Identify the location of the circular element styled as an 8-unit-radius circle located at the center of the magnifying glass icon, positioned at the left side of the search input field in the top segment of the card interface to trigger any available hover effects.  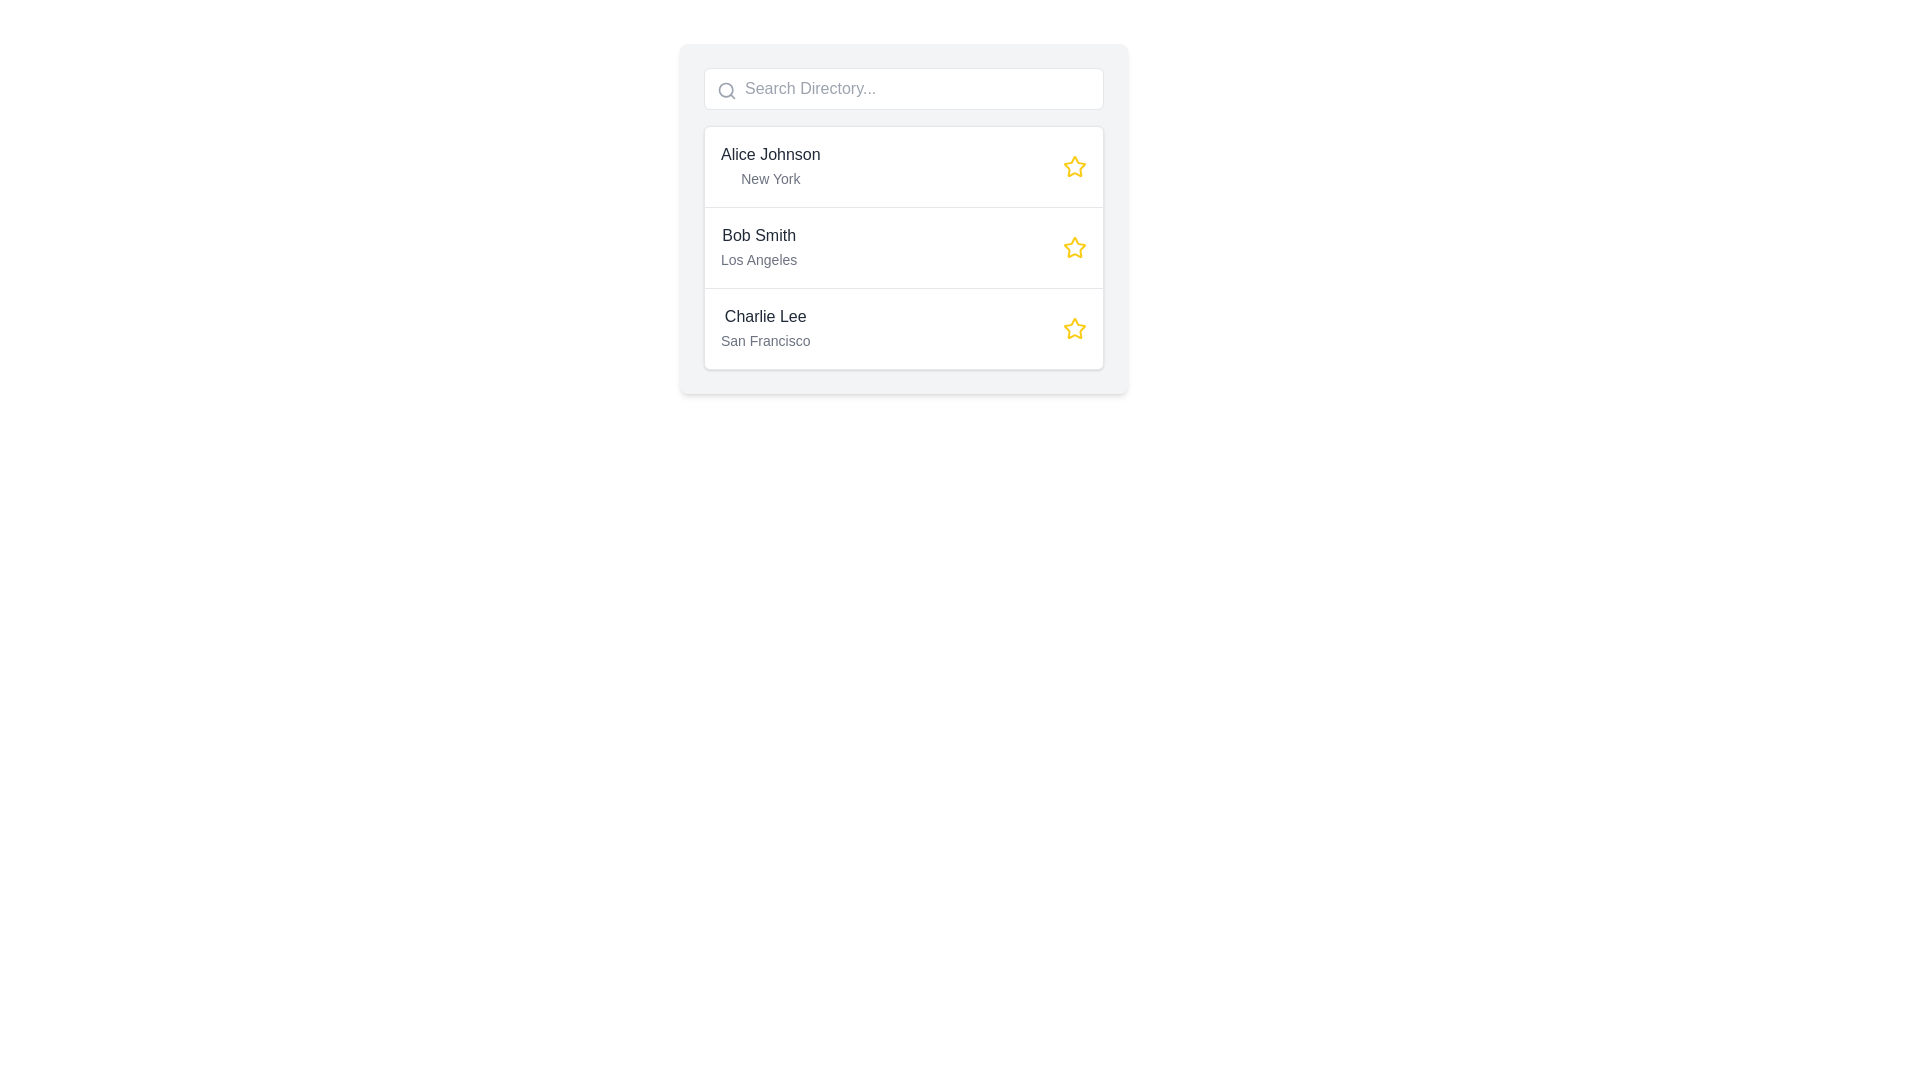
(725, 90).